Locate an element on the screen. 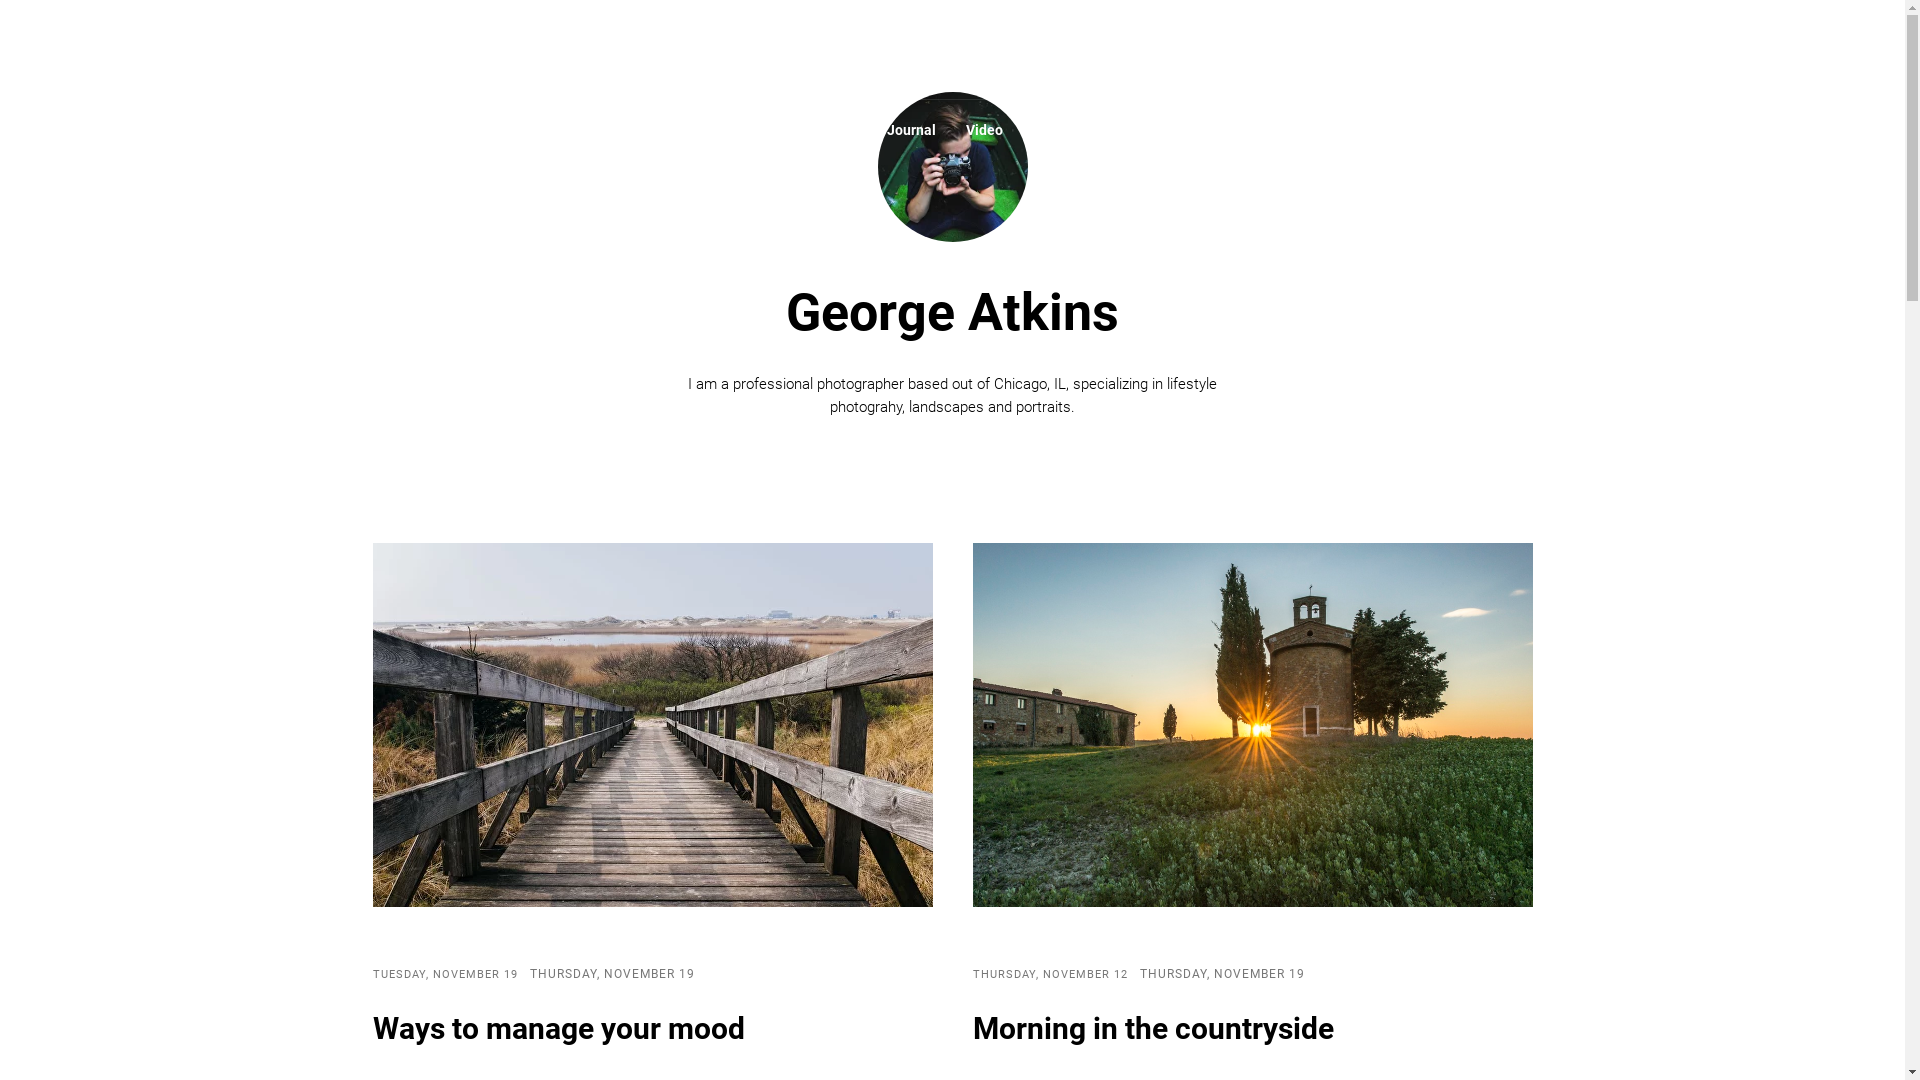 Image resolution: width=1920 pixels, height=1080 pixels. 'Journal' is located at coordinates (909, 130).